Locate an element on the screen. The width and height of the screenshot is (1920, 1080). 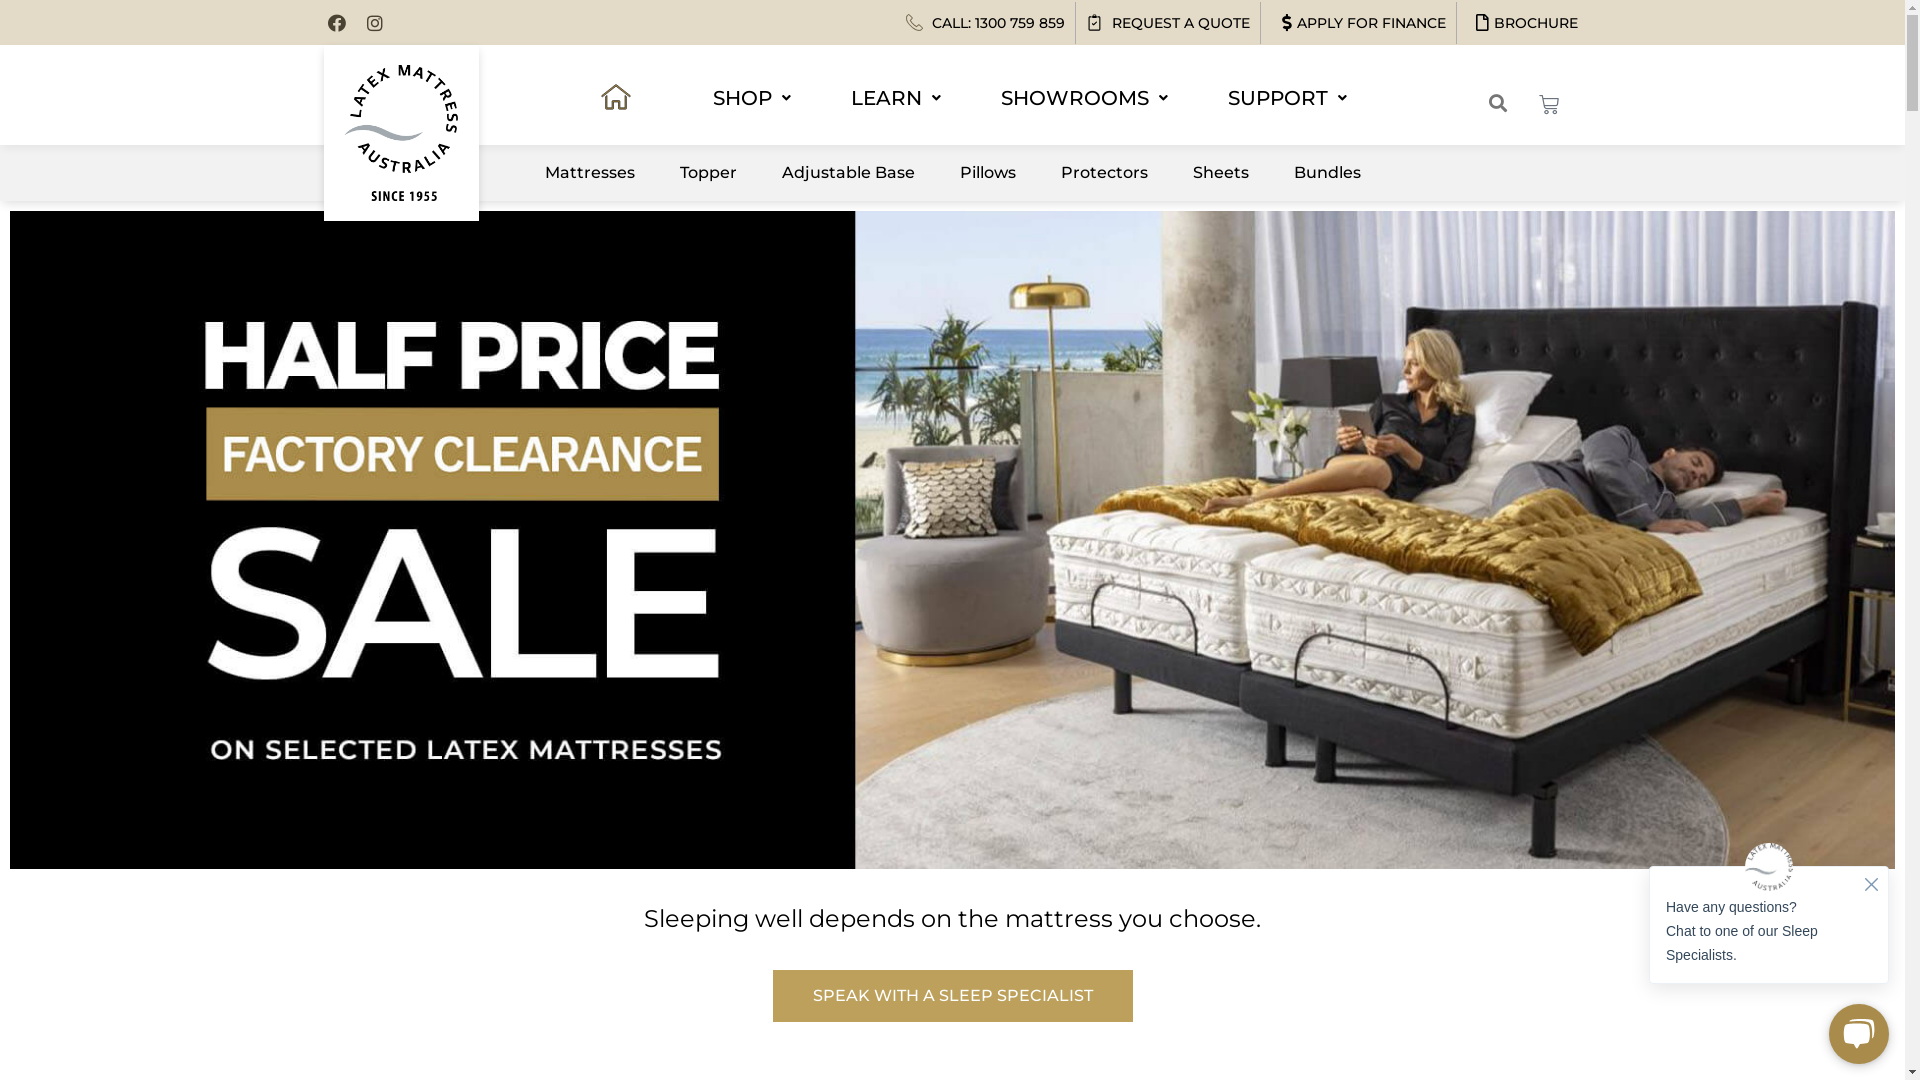
'SUPPORT' is located at coordinates (1286, 97).